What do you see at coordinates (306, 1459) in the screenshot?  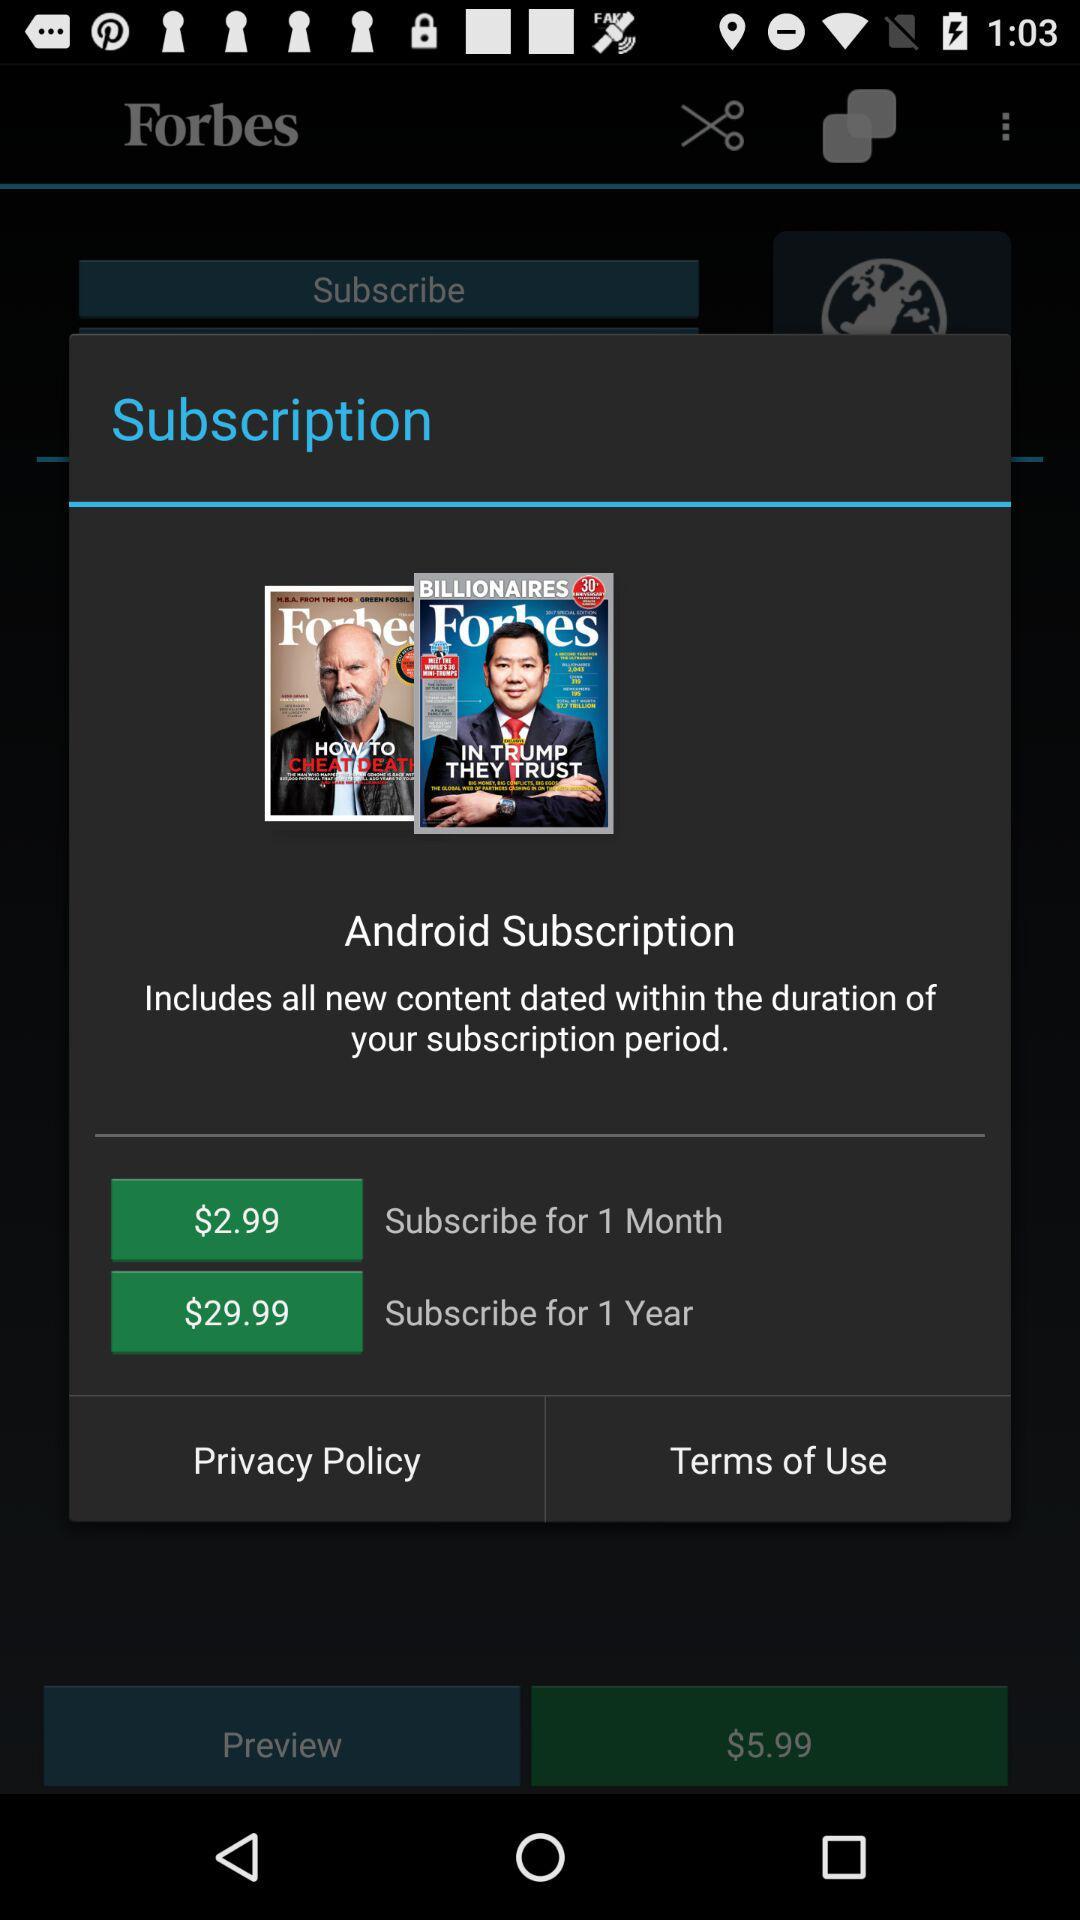 I see `the privacy policy icon` at bounding box center [306, 1459].